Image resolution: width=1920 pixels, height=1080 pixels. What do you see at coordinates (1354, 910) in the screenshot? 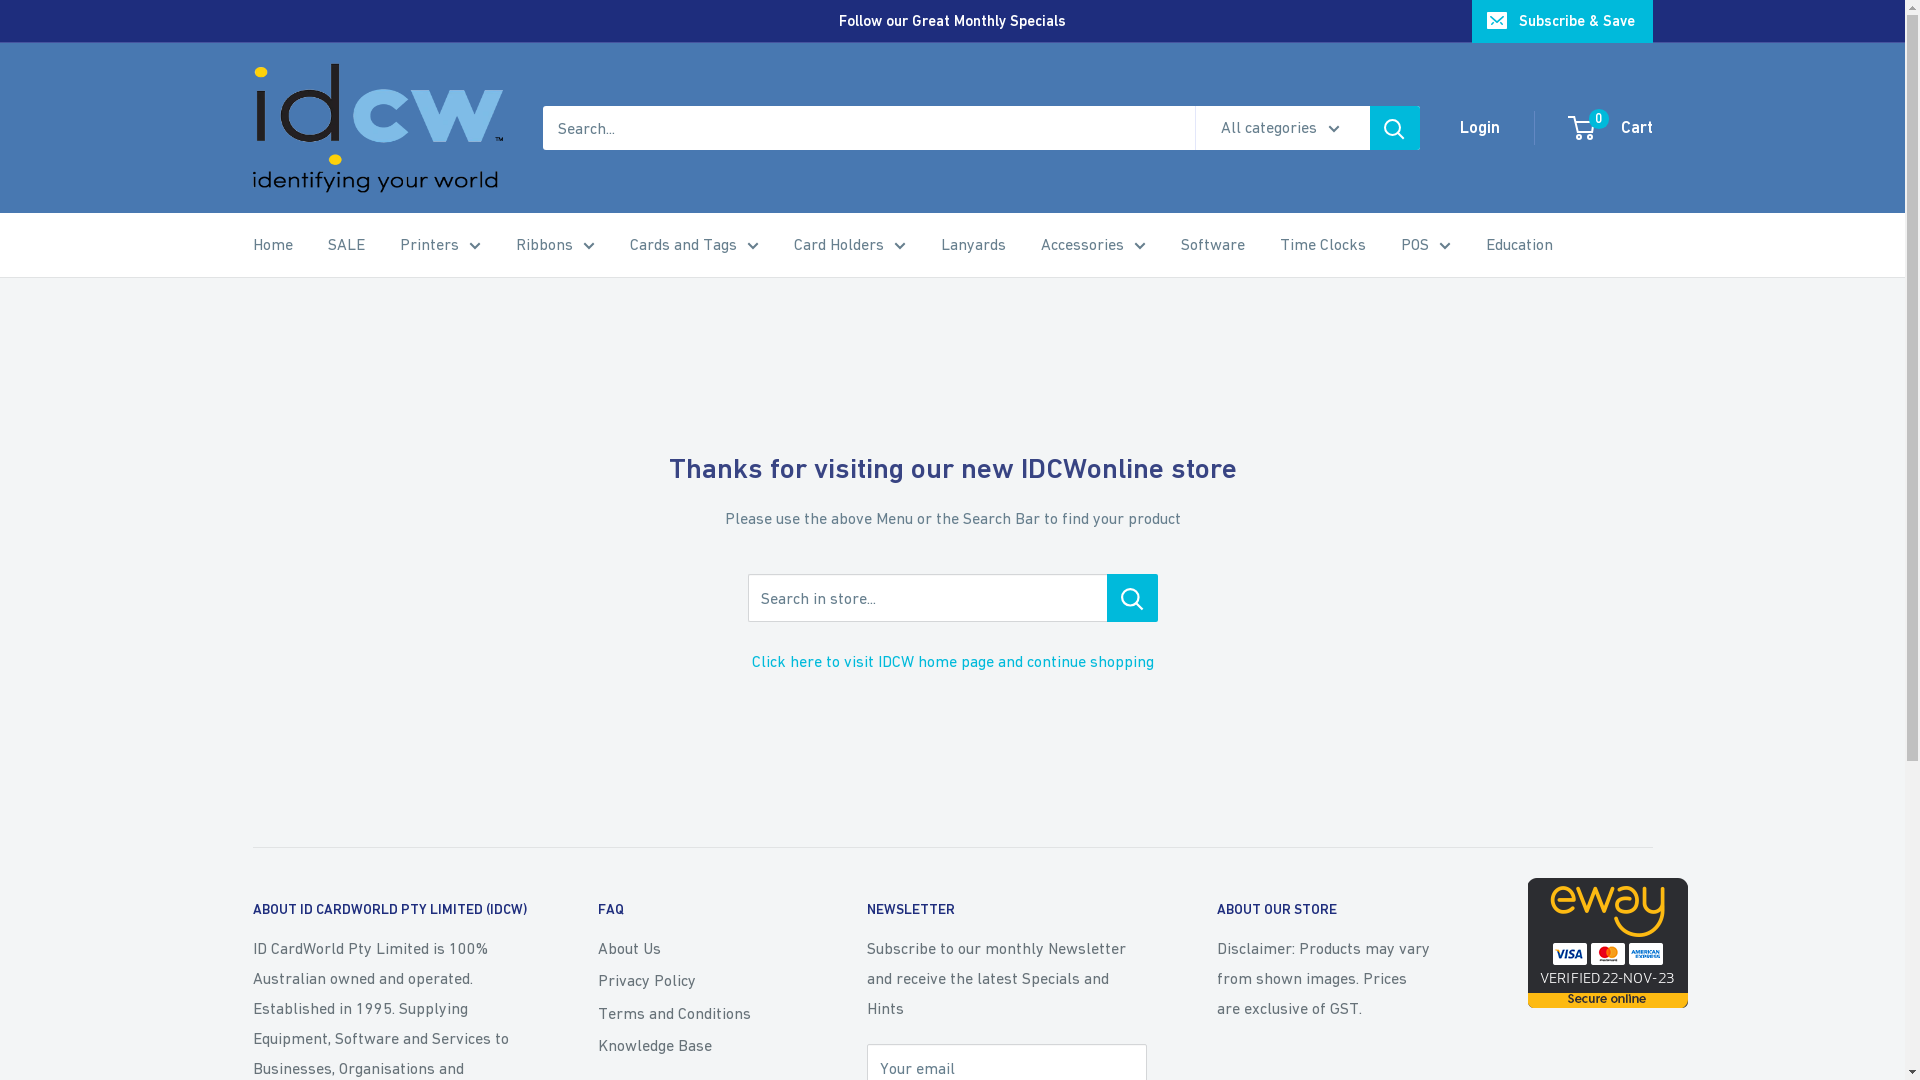
I see `'ABOUT OUR STORE'` at bounding box center [1354, 910].